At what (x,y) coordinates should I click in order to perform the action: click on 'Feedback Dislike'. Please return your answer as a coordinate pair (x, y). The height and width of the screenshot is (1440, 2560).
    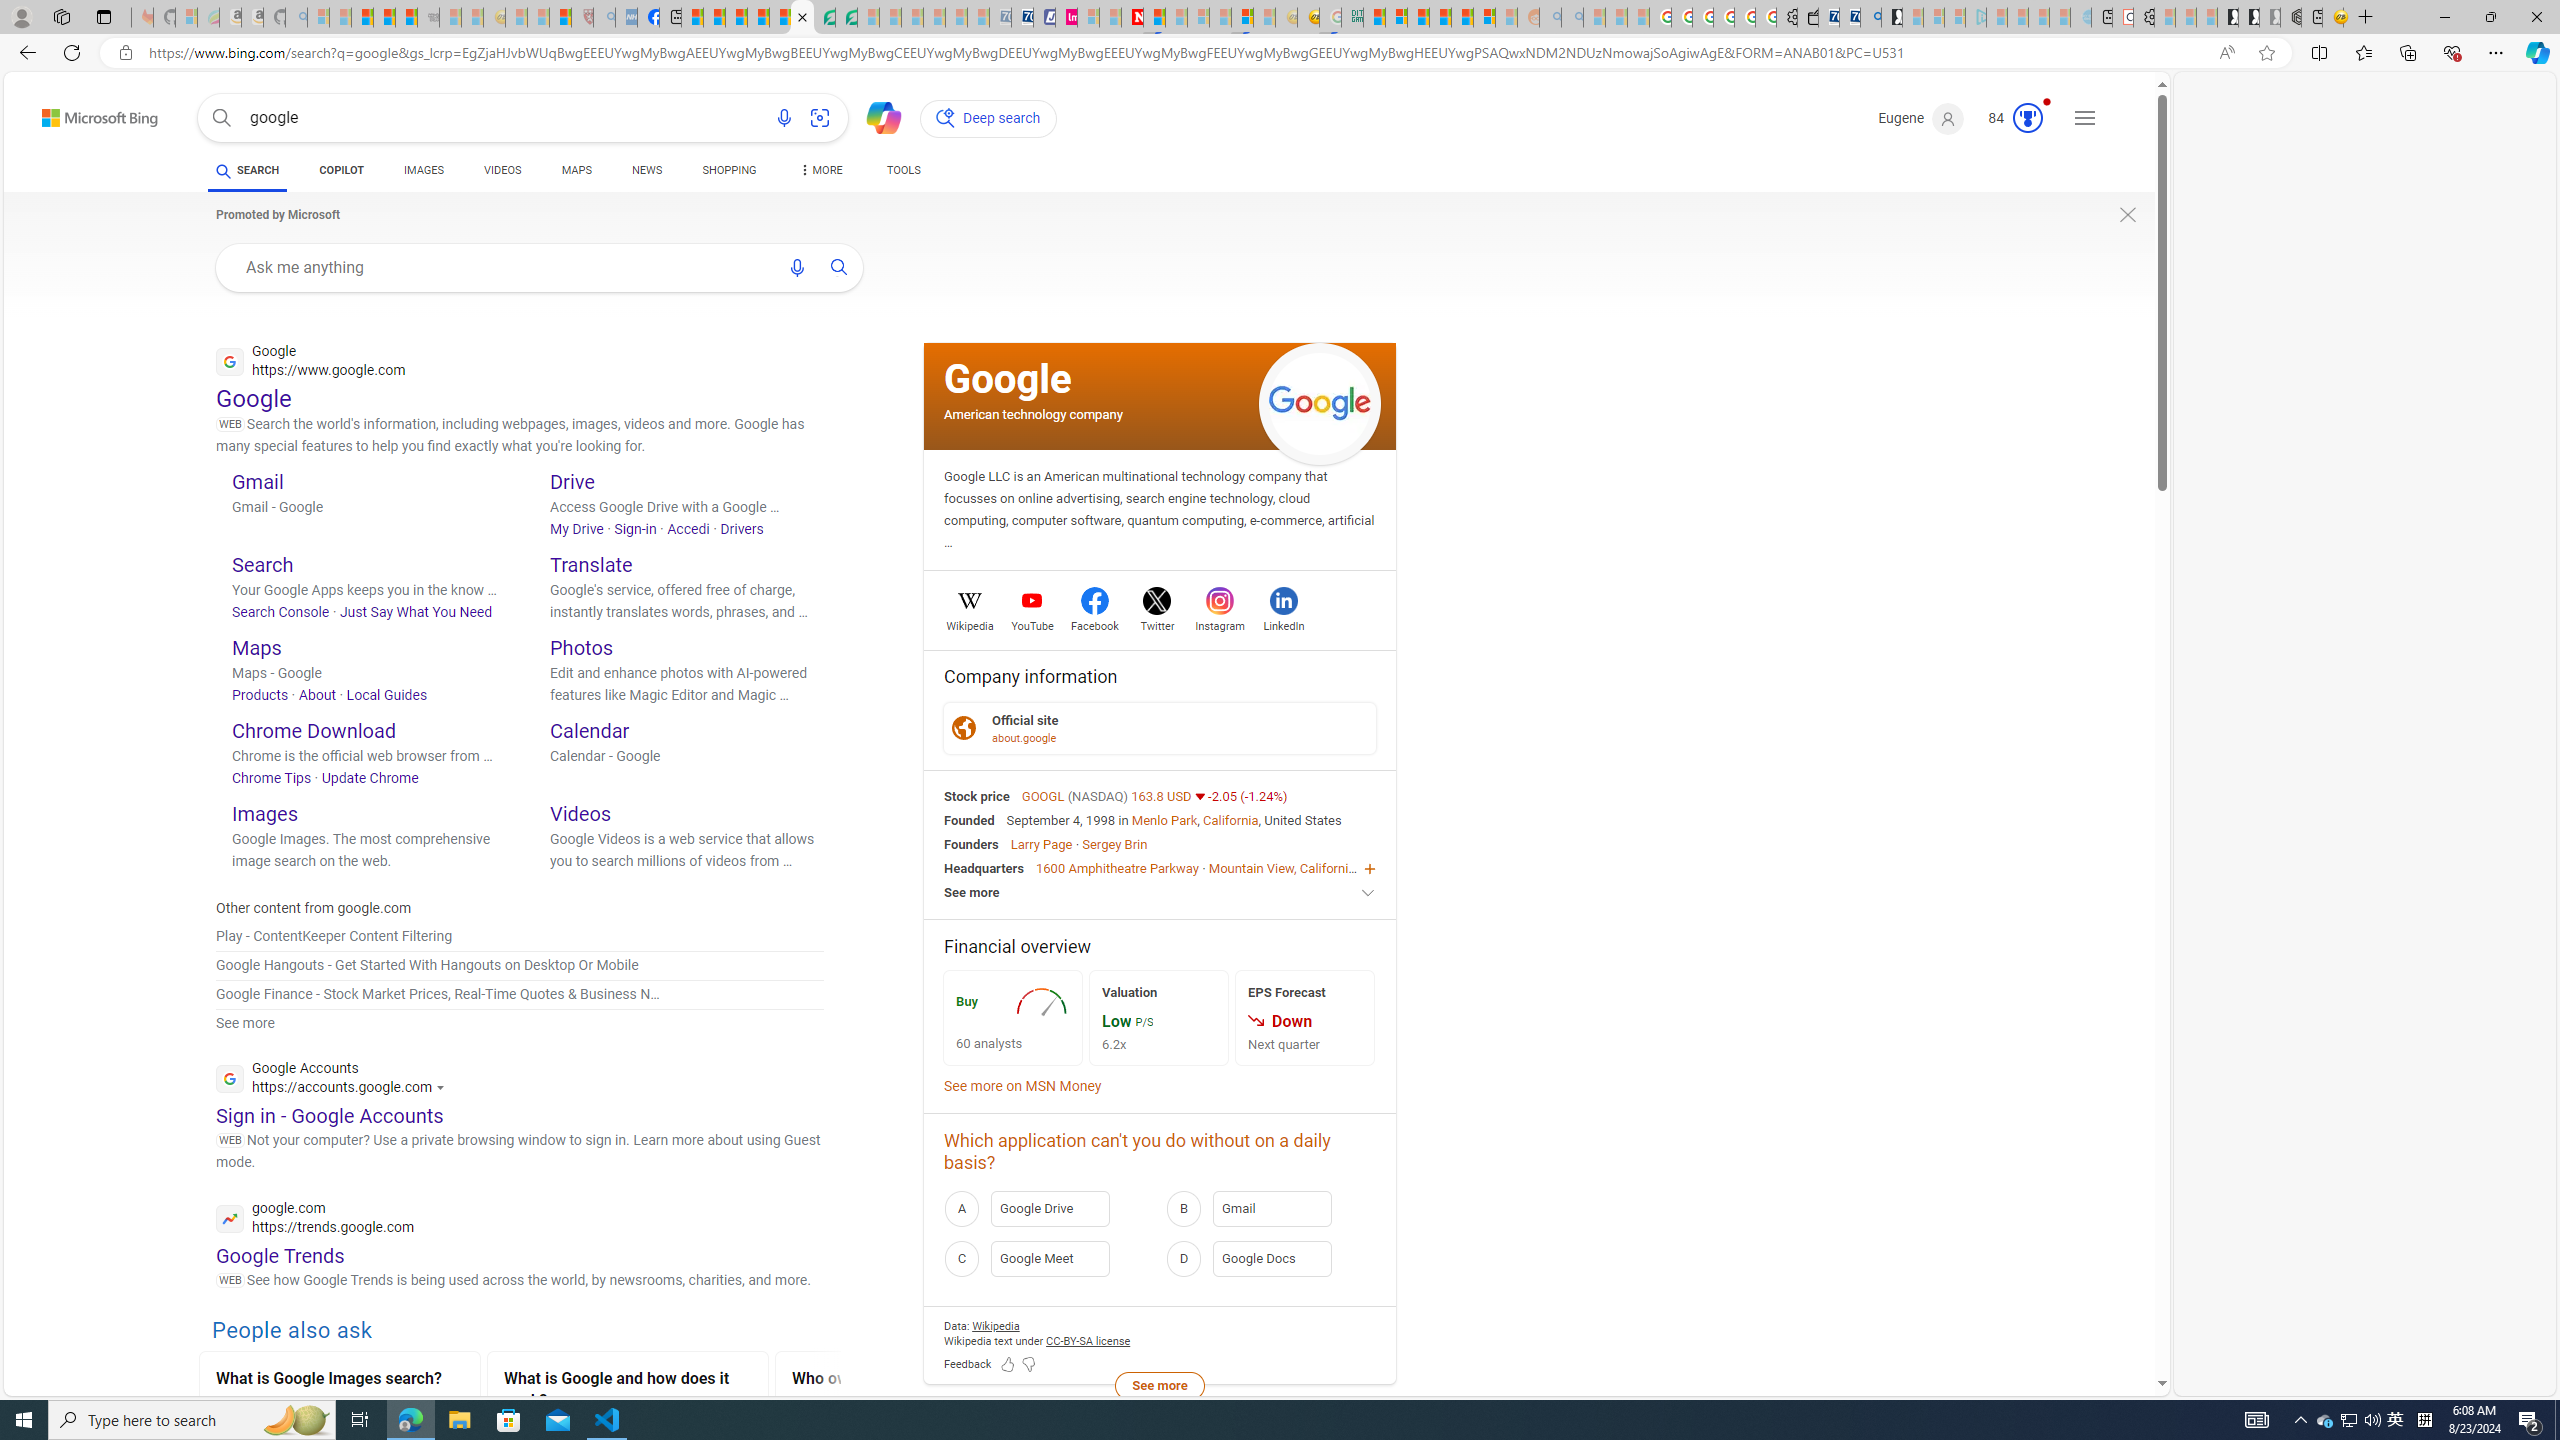
    Looking at the image, I should click on (1028, 1363).